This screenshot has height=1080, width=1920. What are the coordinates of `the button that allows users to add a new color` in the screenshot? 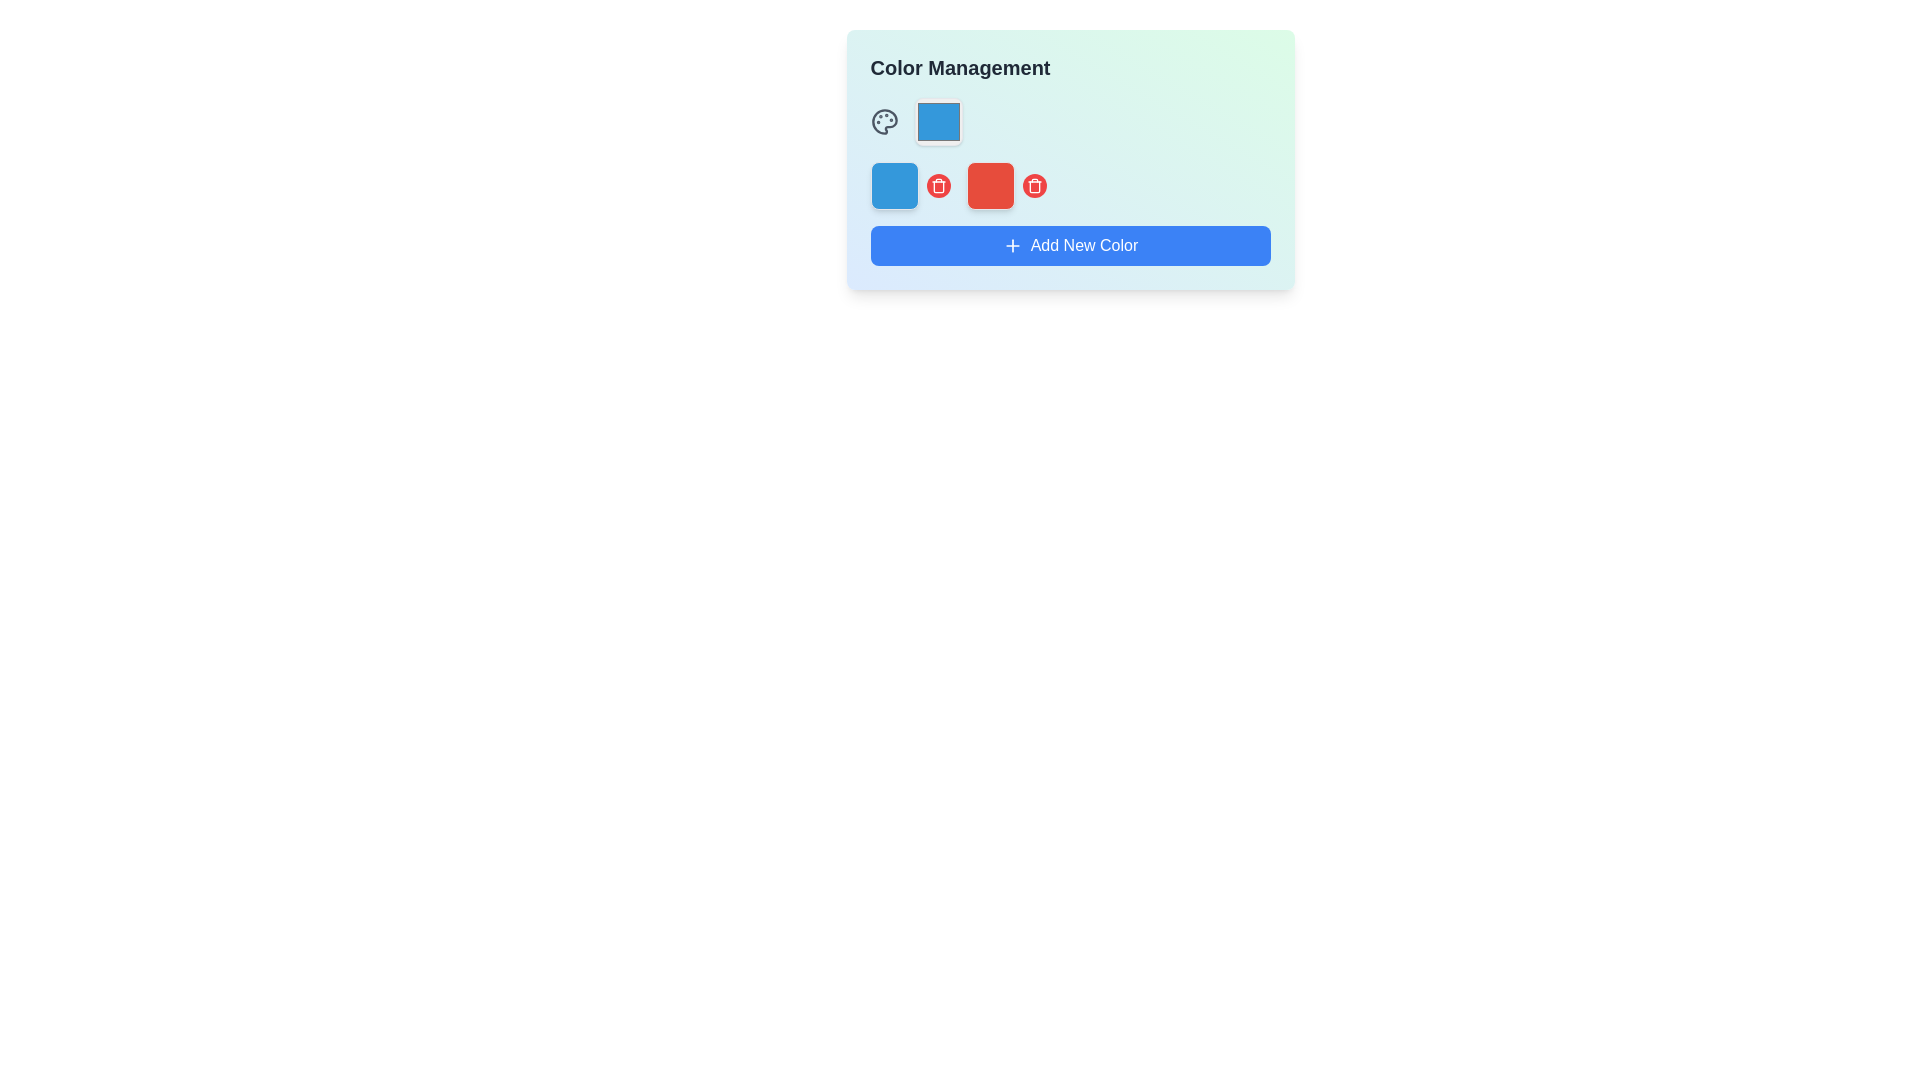 It's located at (1069, 245).